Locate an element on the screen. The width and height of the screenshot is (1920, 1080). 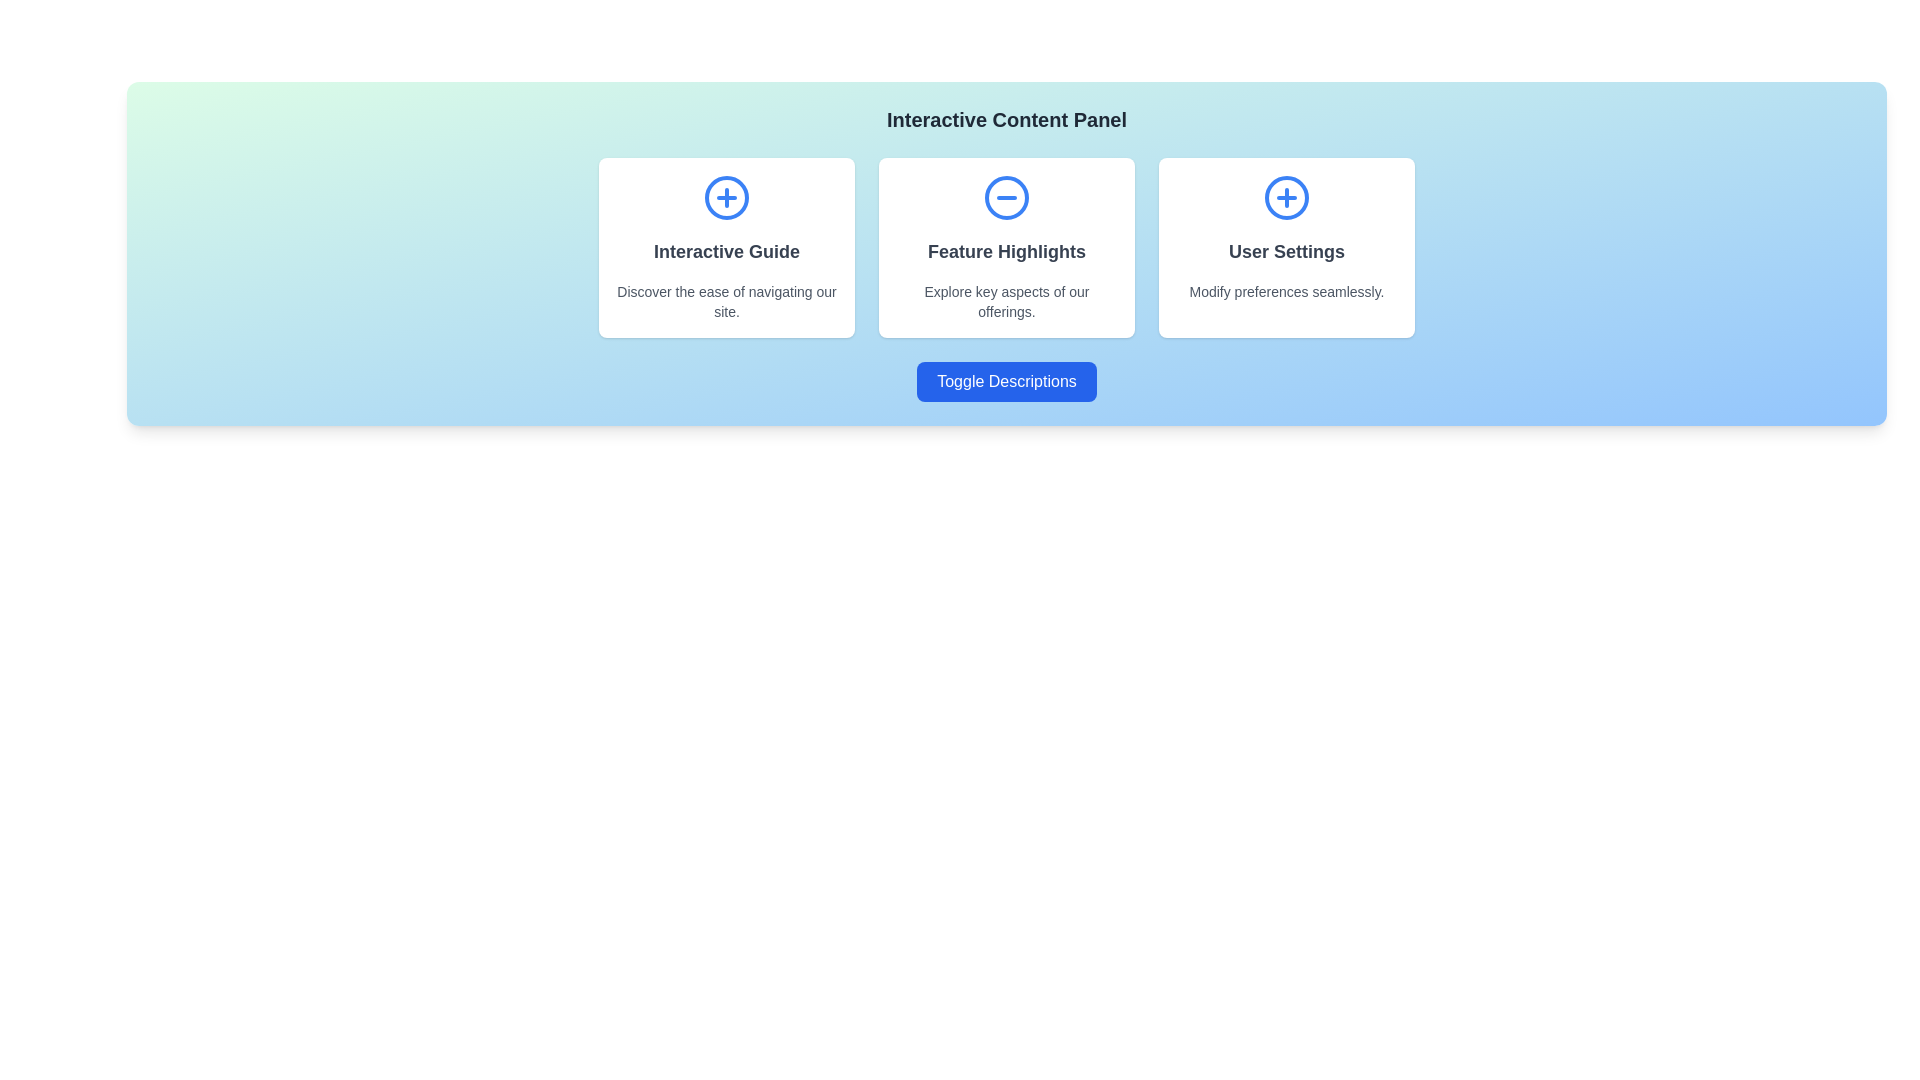
the SVG graphic icon indicating reduction or minimization functionality located in the second white card titled 'Feature Highlights' is located at coordinates (1007, 197).